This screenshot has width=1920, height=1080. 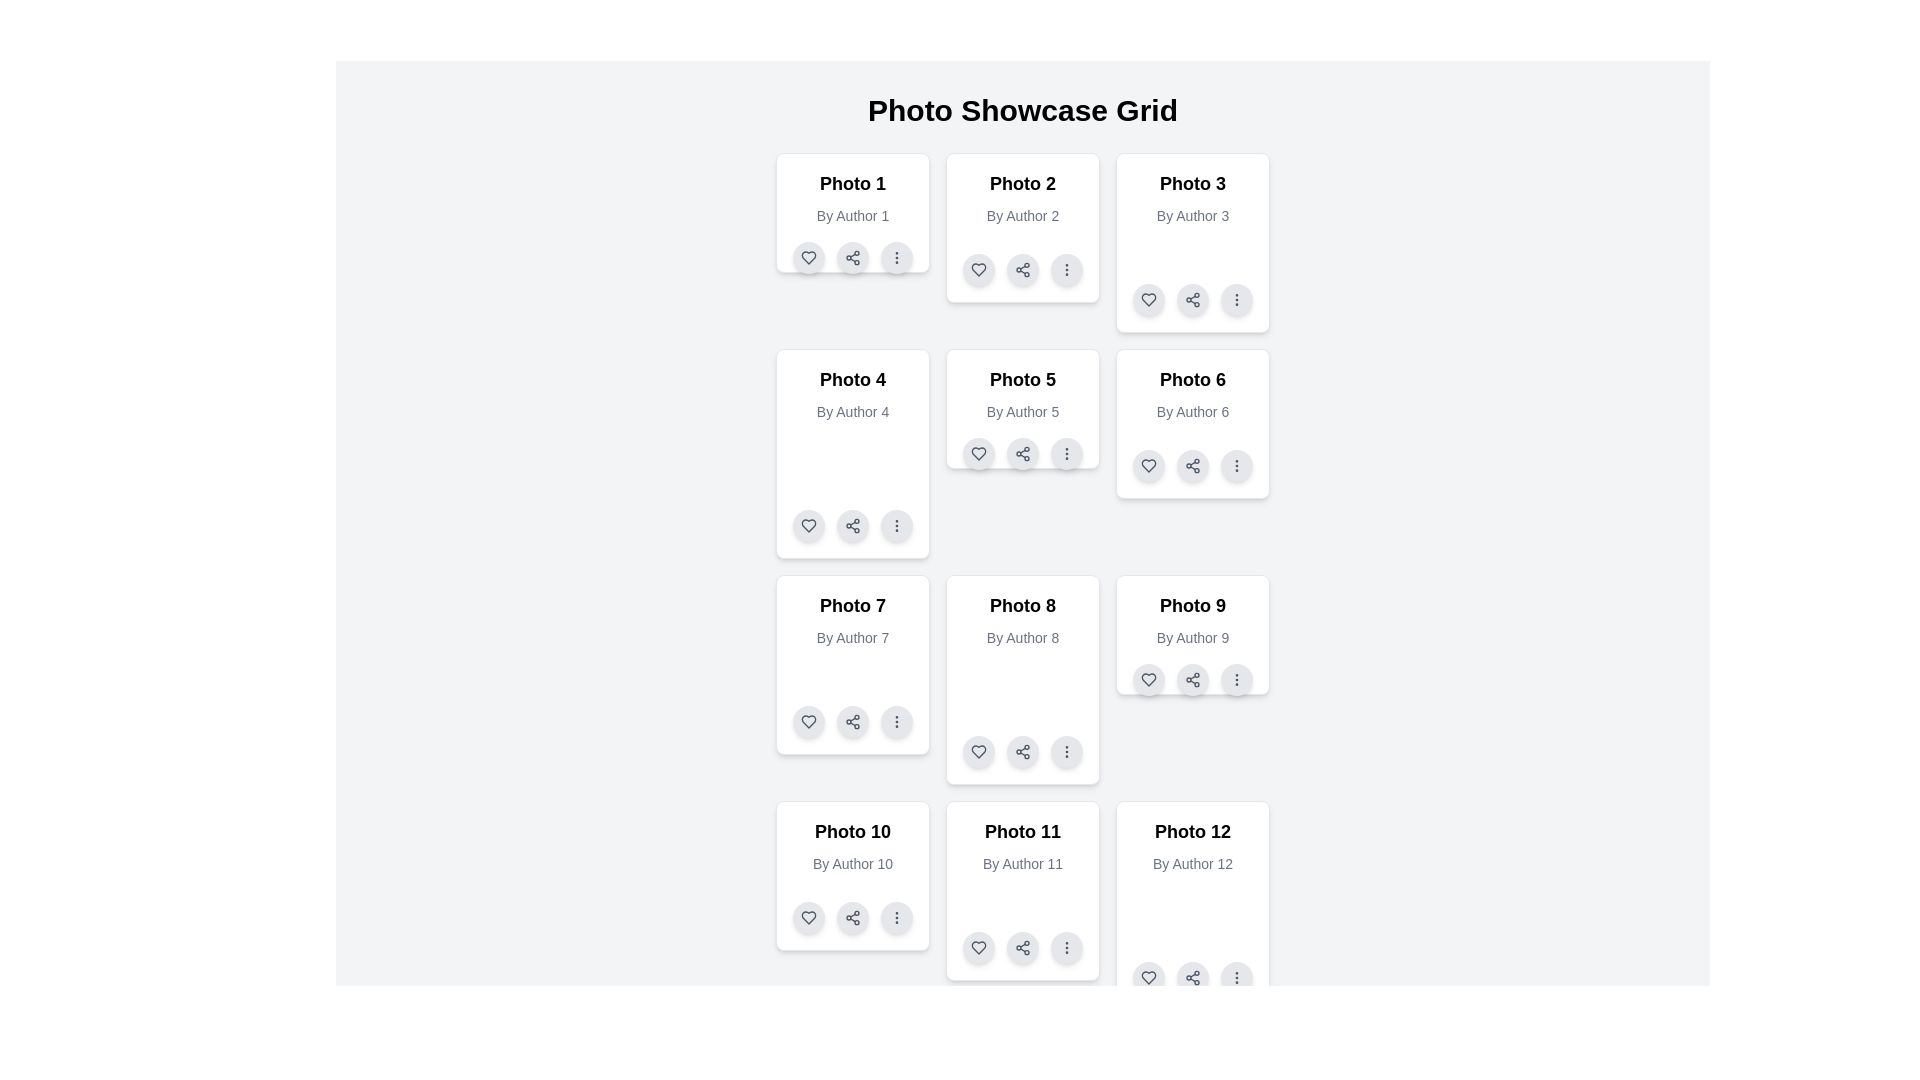 I want to click on the vertical ellipsis icon button located in the bottom-right corner of the 'Photo 8' card, so click(x=1065, y=752).